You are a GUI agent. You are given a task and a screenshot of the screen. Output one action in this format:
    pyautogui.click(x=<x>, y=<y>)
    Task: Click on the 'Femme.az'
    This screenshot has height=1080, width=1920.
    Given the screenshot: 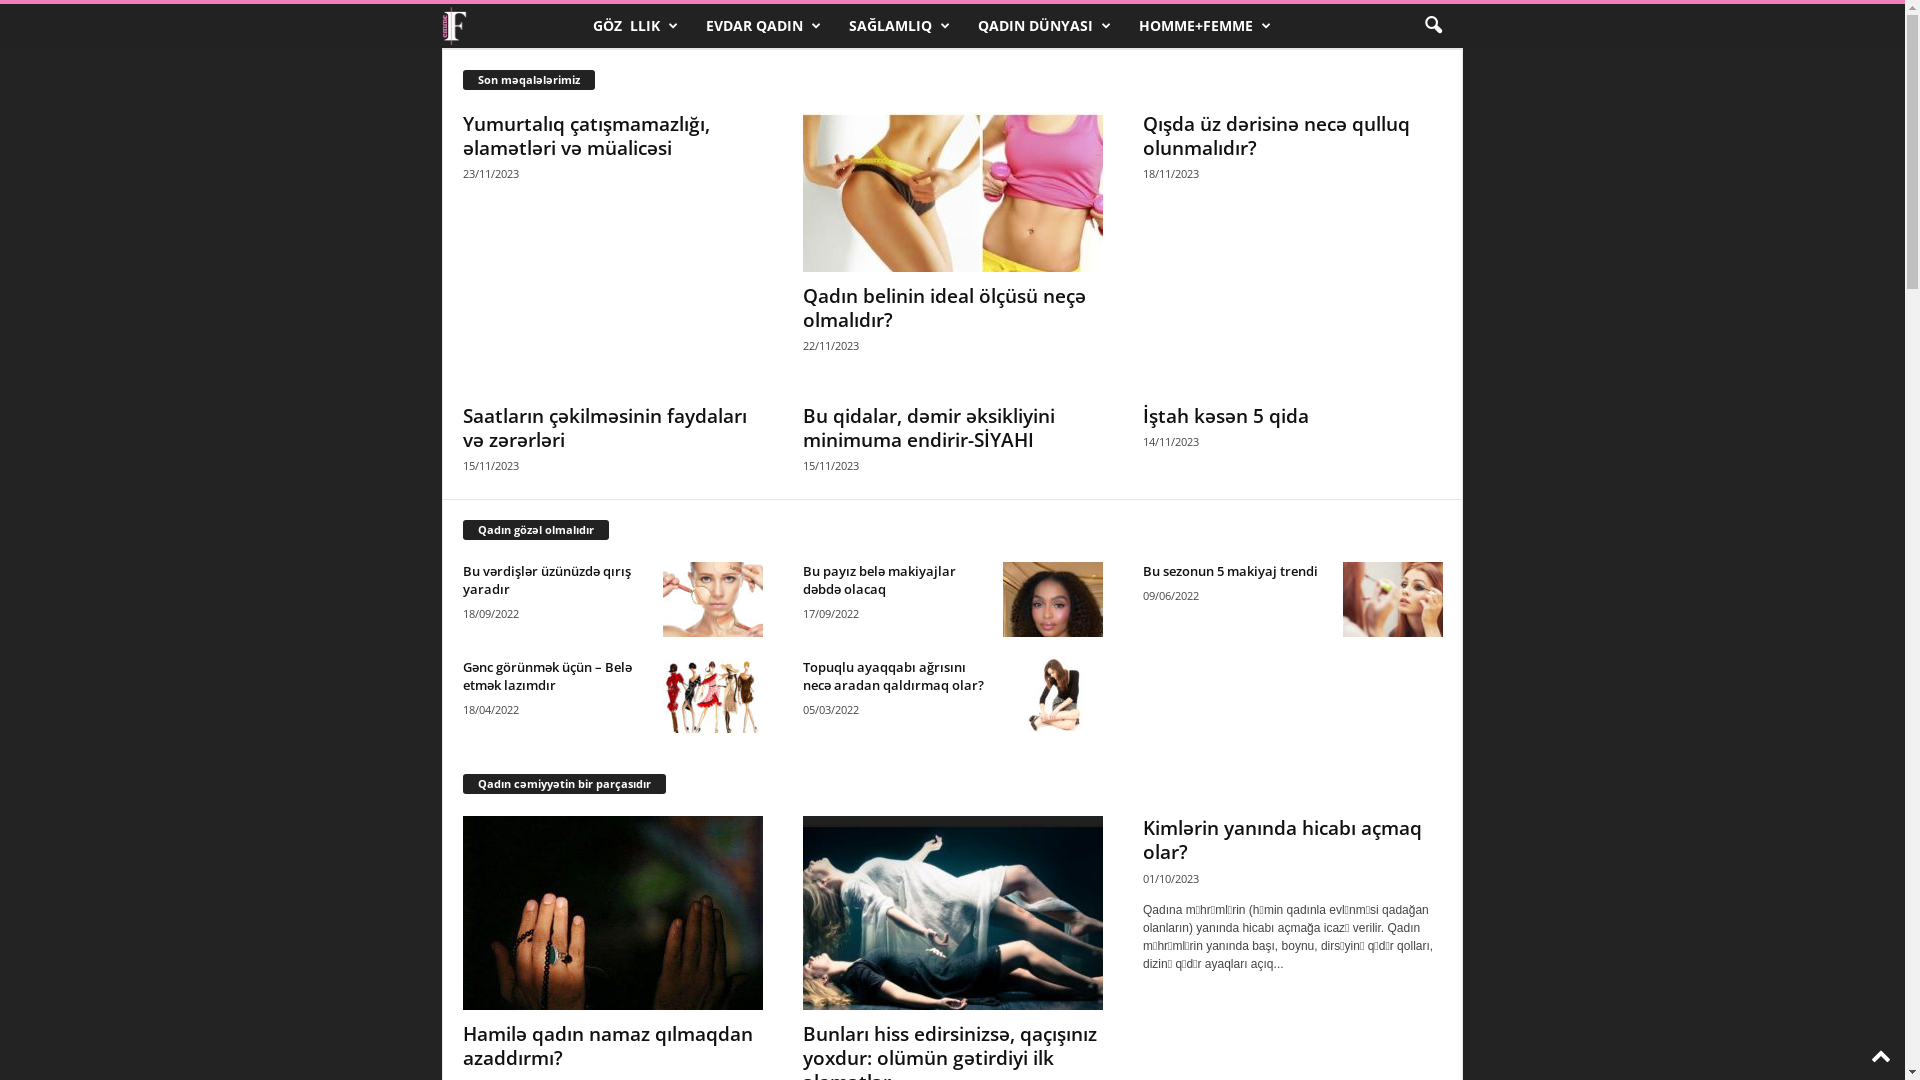 What is the action you would take?
    pyautogui.click(x=509, y=26)
    